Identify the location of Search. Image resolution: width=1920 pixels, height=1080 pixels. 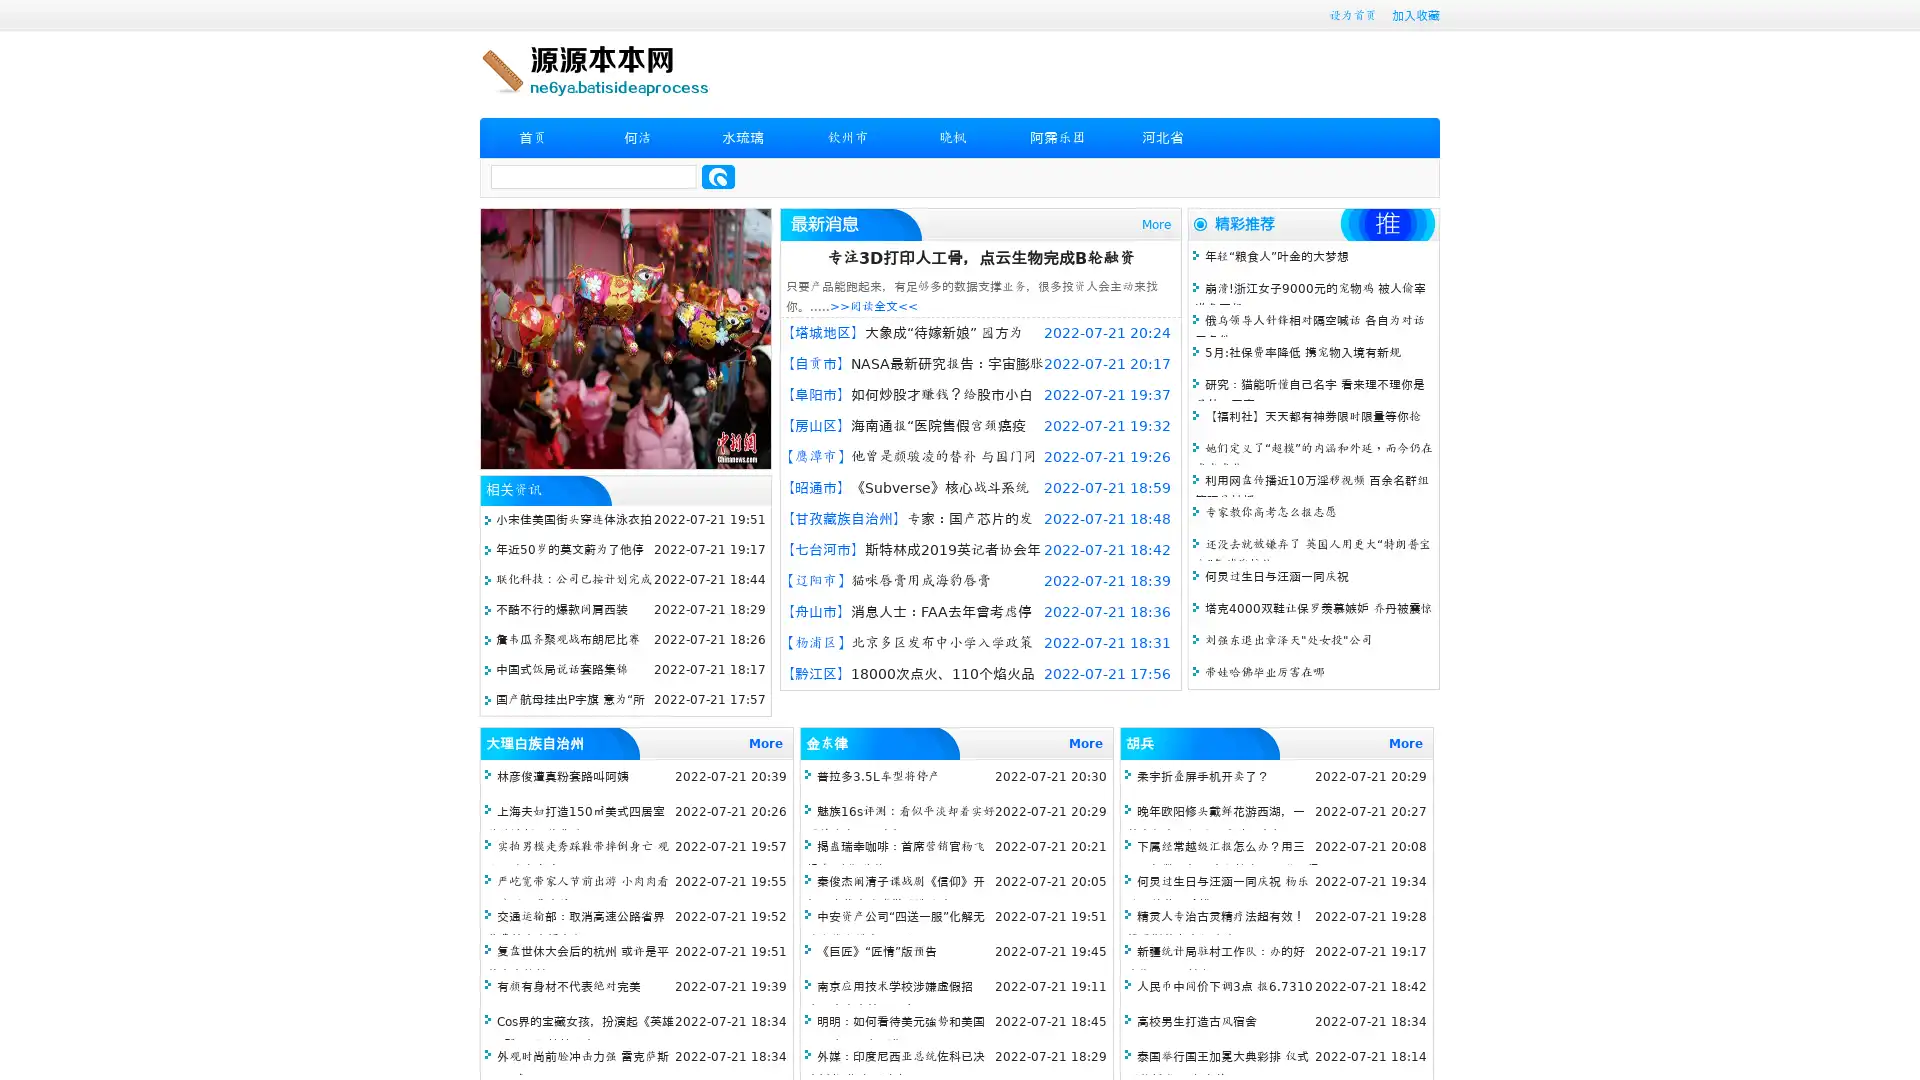
(718, 176).